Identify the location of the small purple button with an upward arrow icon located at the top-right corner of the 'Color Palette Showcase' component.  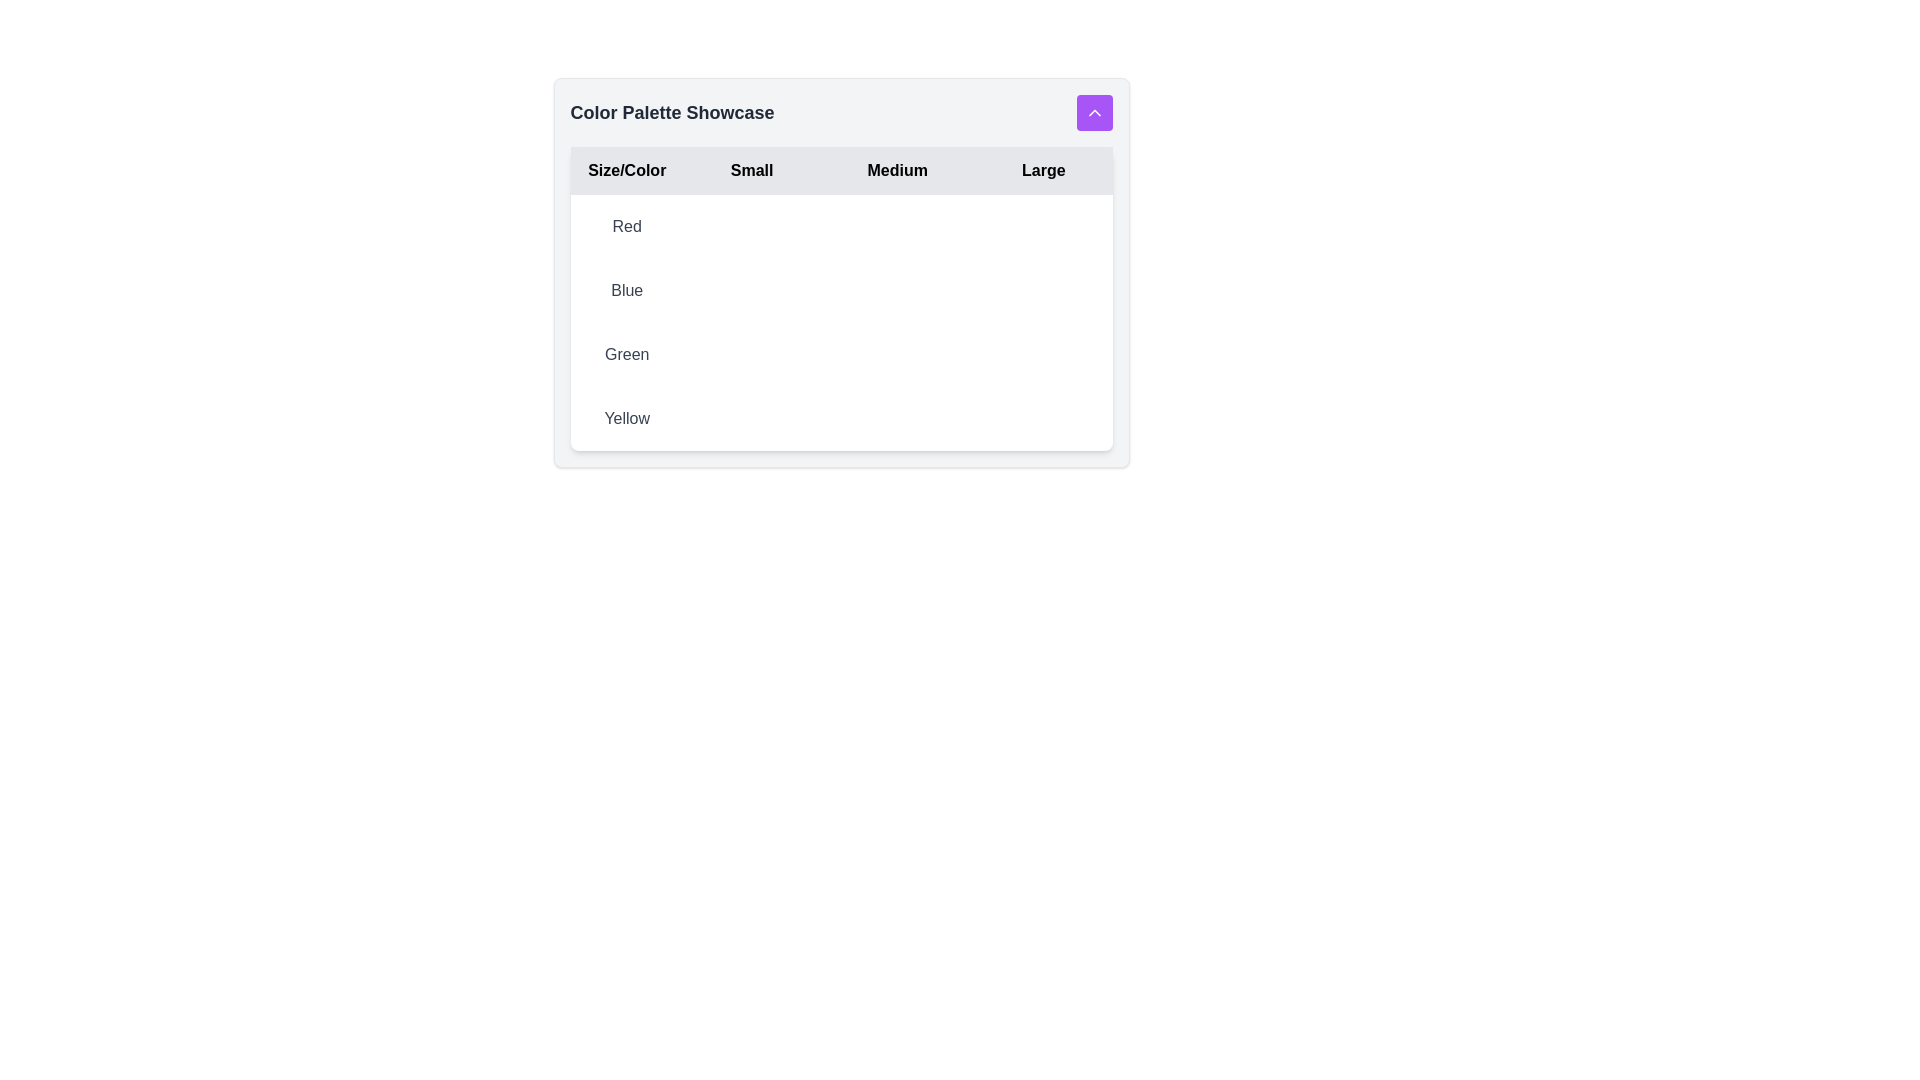
(1093, 112).